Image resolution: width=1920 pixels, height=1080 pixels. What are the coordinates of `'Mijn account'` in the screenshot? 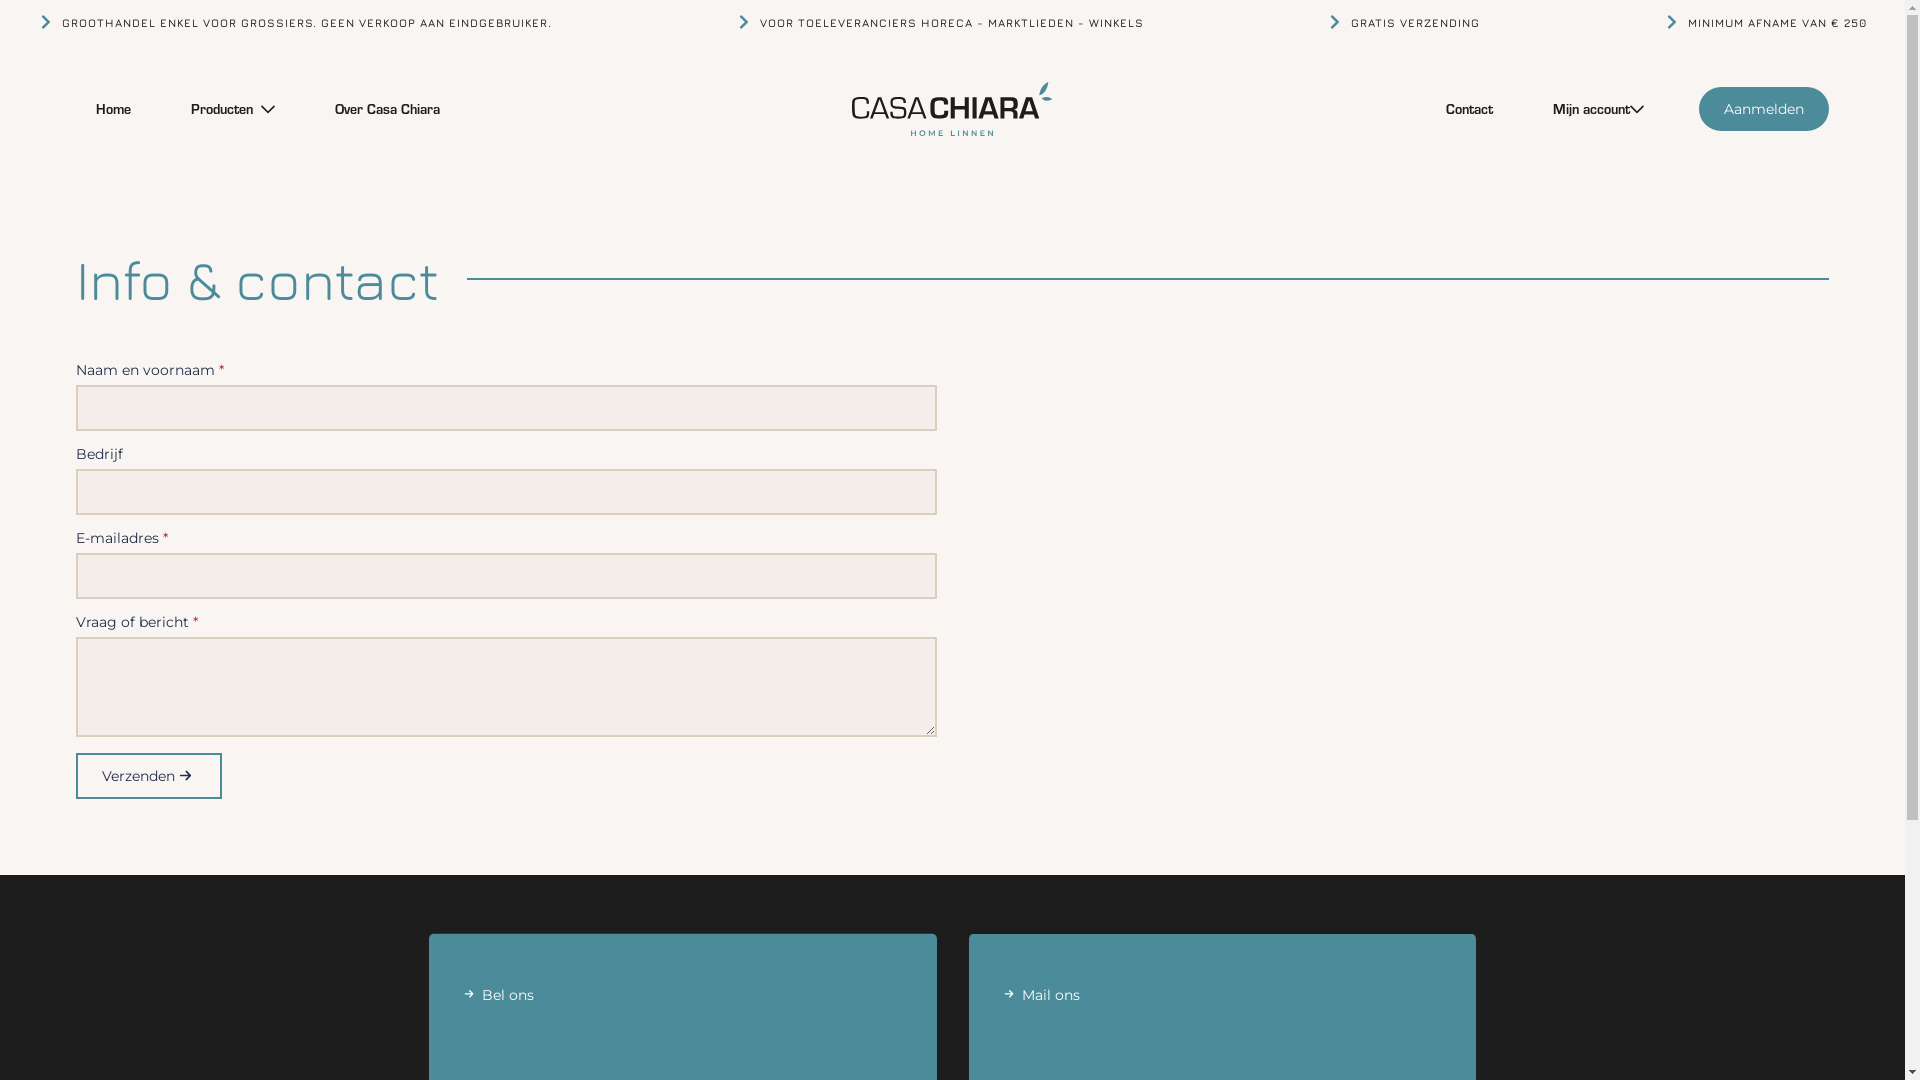 It's located at (1580, 108).